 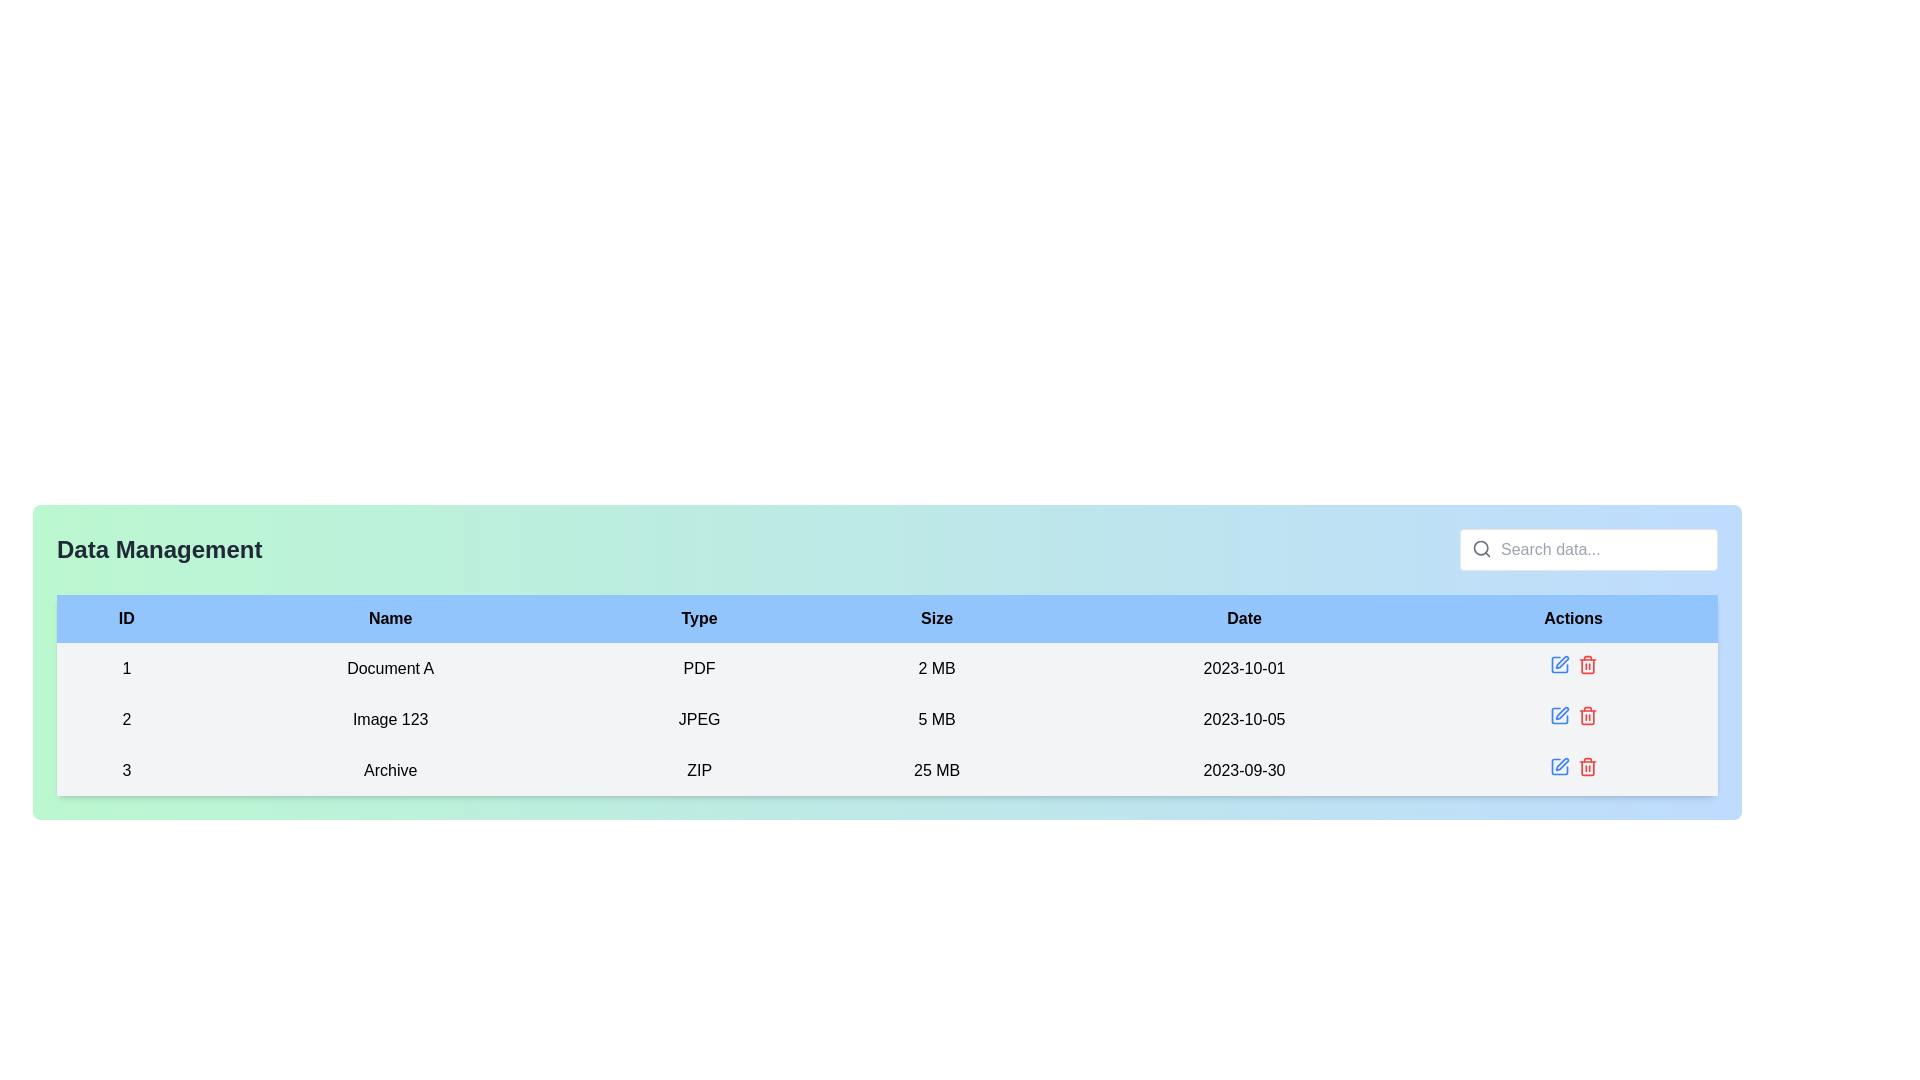 What do you see at coordinates (1586, 664) in the screenshot?
I see `the red trash icon in the 'Actions' column of the second row to initiate the deletion process` at bounding box center [1586, 664].